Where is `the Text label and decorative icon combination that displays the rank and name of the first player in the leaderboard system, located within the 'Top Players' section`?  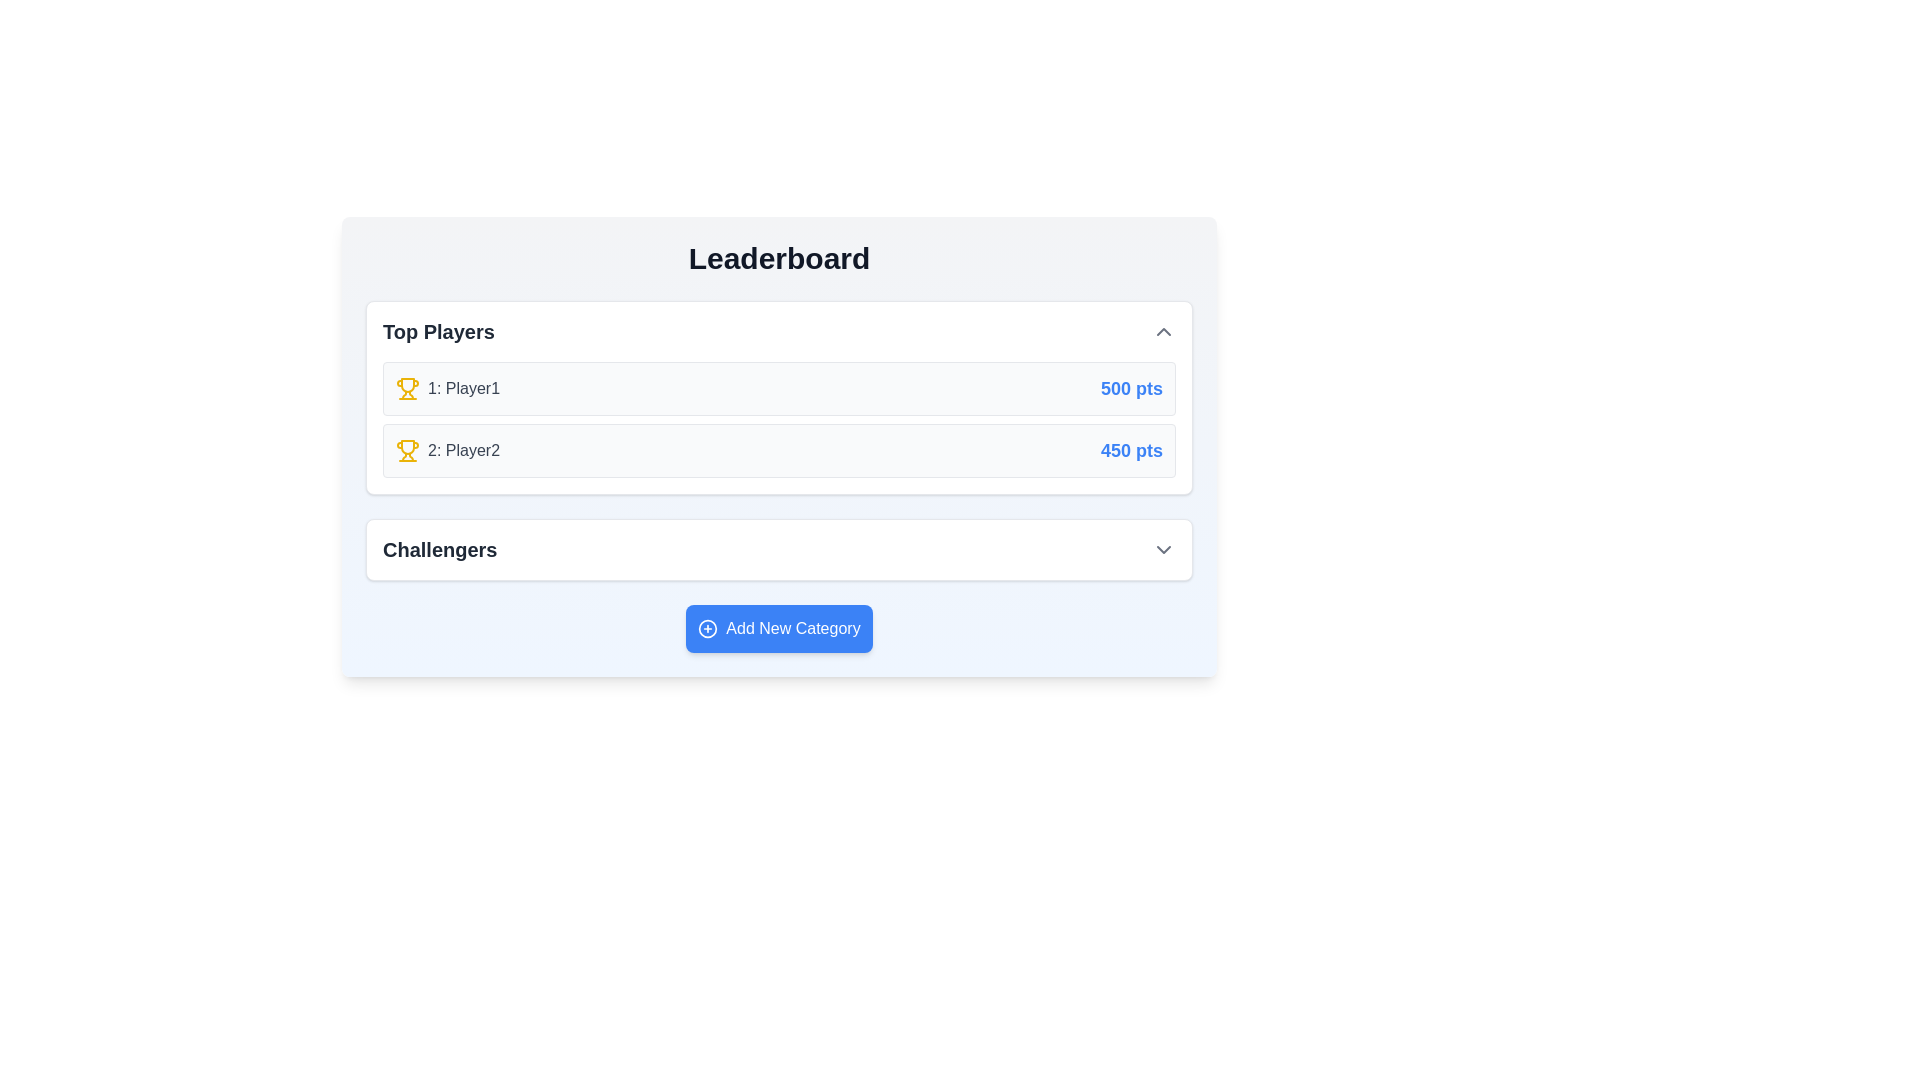
the Text label and decorative icon combination that displays the rank and name of the first player in the leaderboard system, located within the 'Top Players' section is located at coordinates (446, 389).